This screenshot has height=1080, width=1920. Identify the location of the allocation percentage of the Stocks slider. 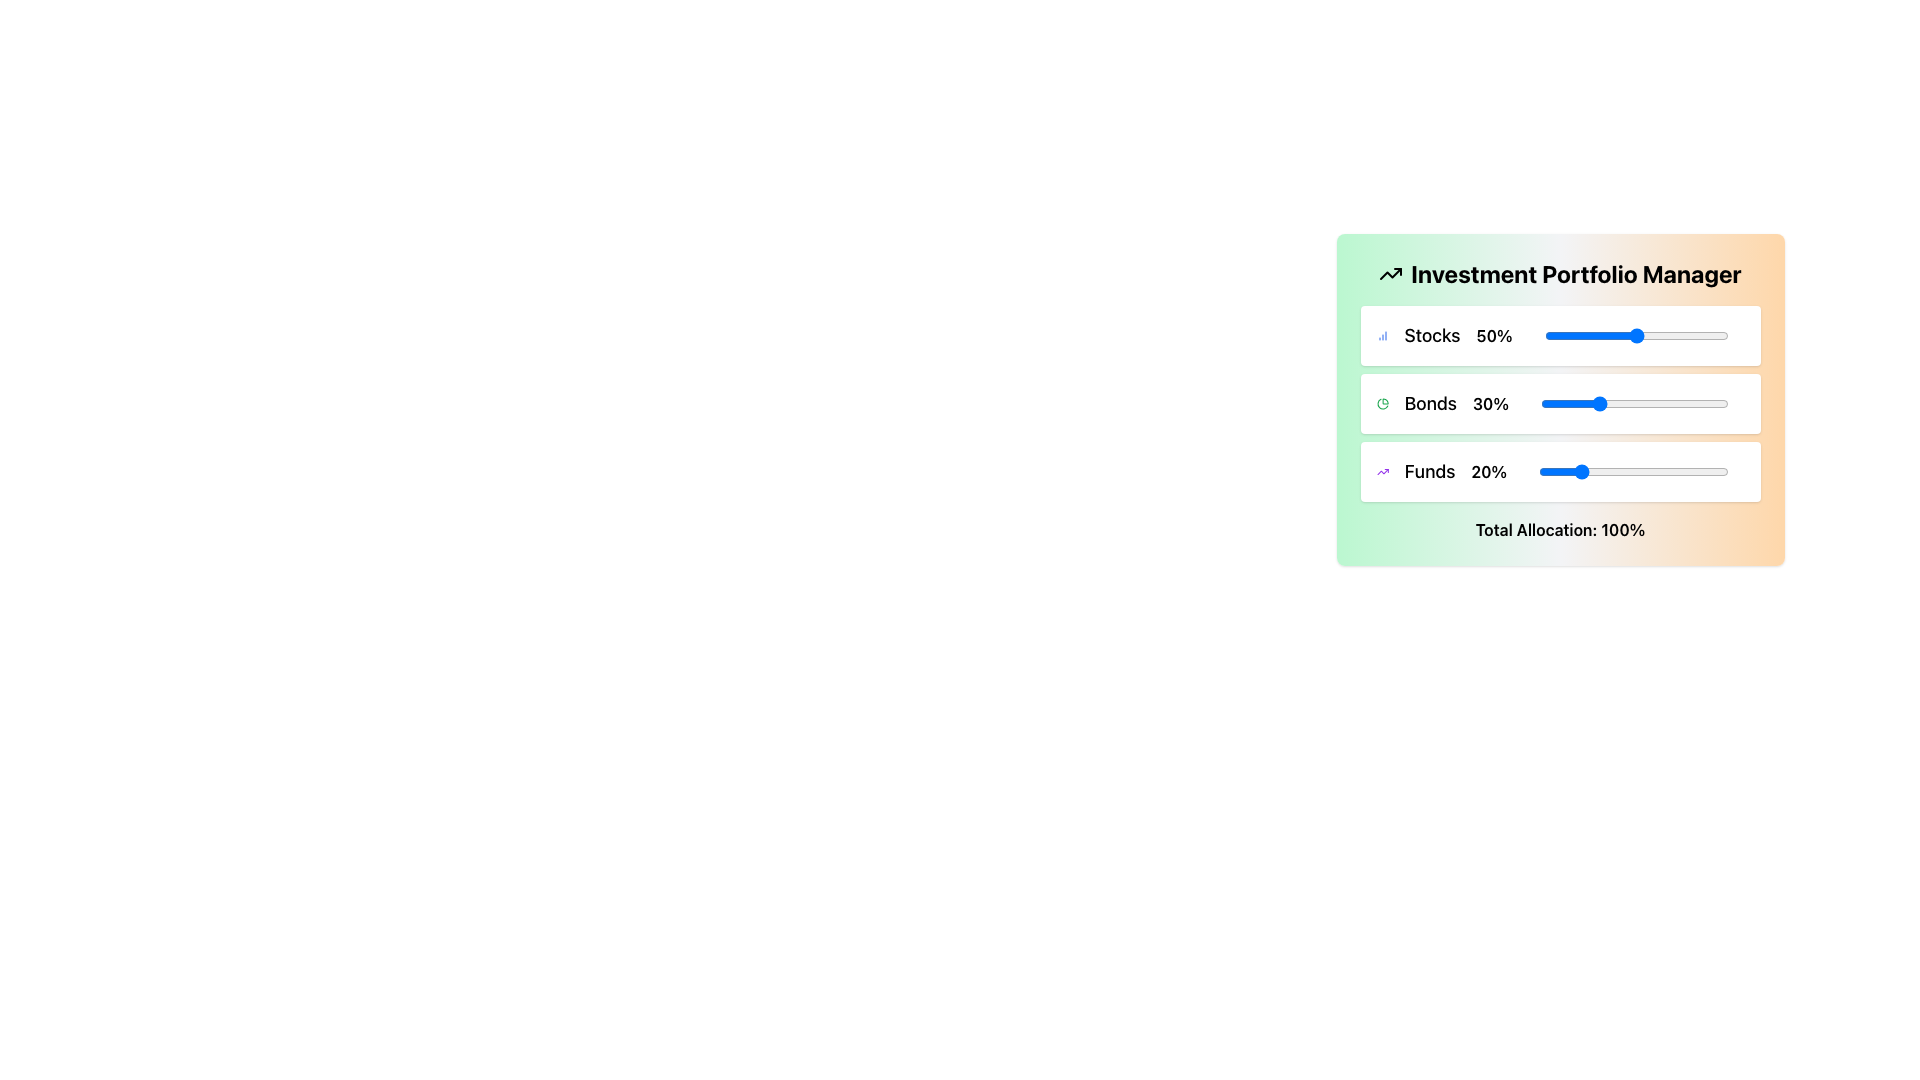
(1696, 334).